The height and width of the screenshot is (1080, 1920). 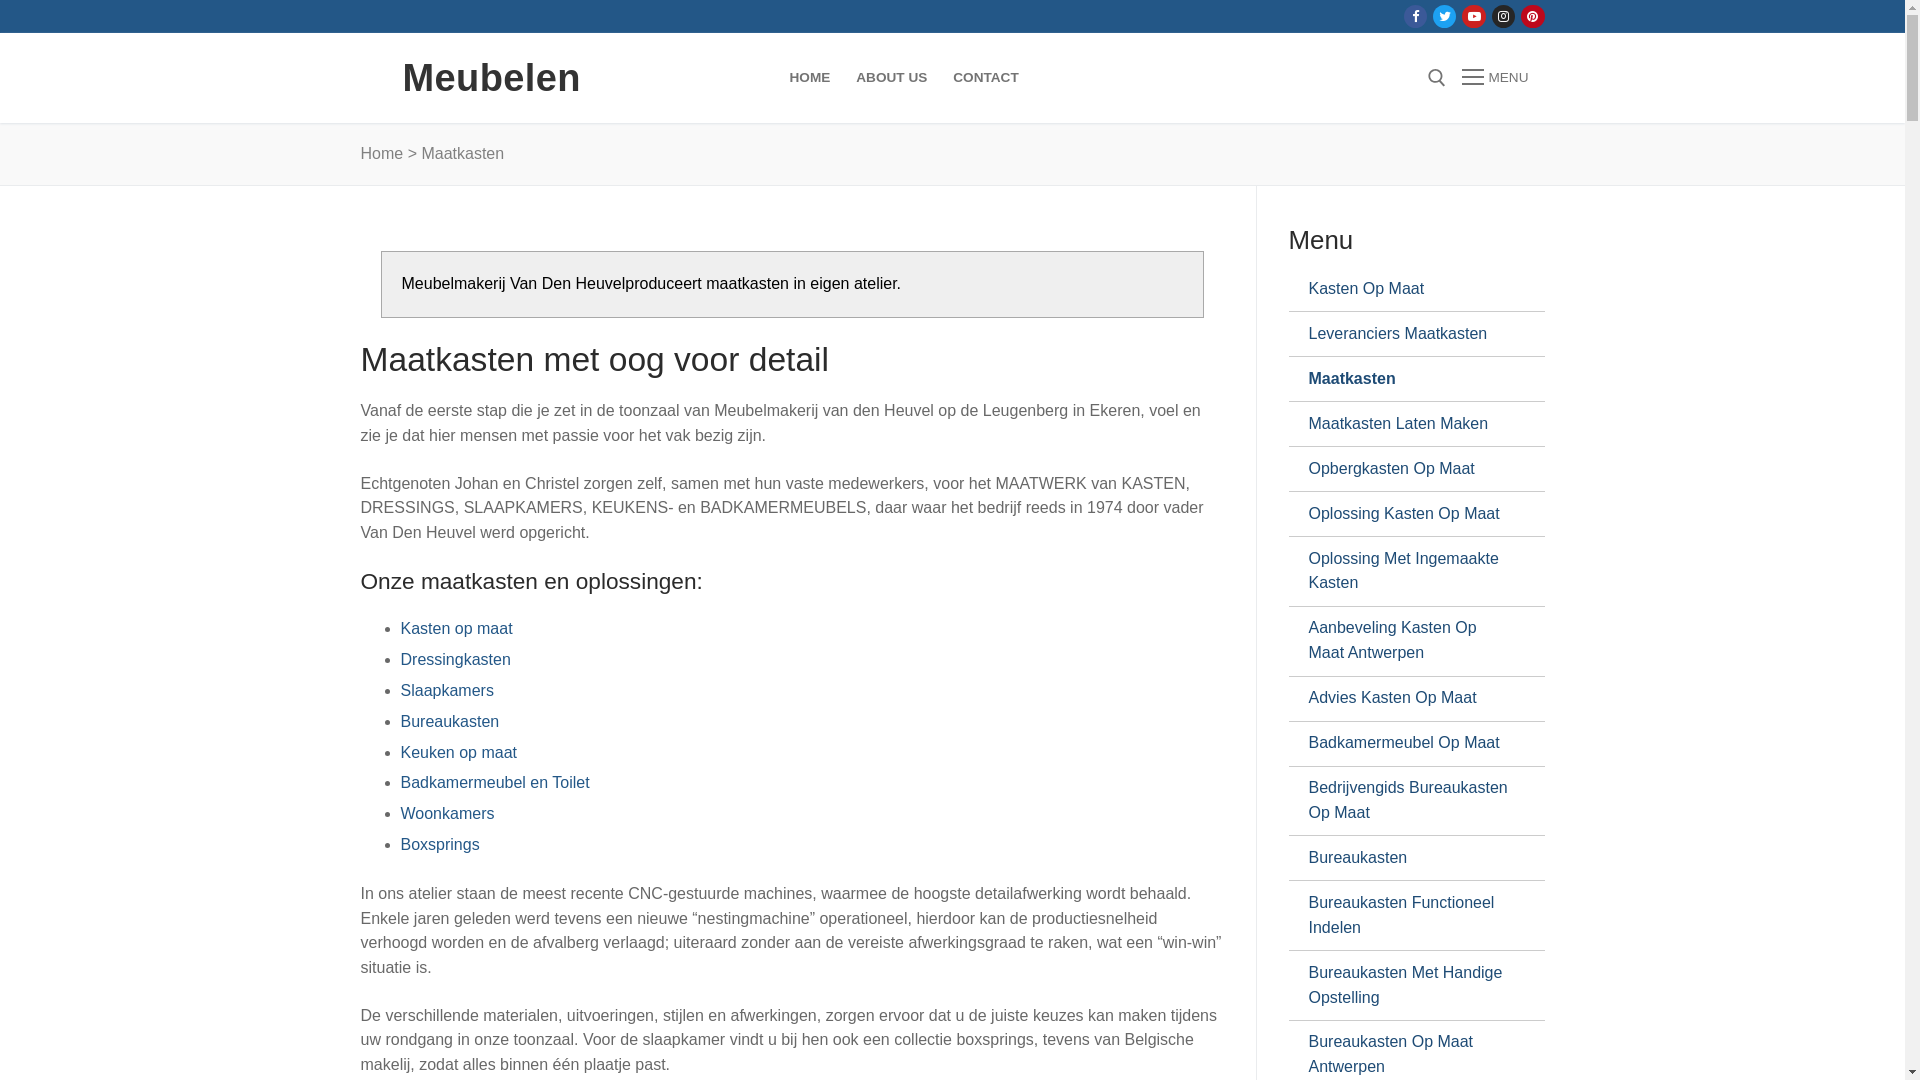 I want to click on 'Pinterest', so click(x=1525, y=16).